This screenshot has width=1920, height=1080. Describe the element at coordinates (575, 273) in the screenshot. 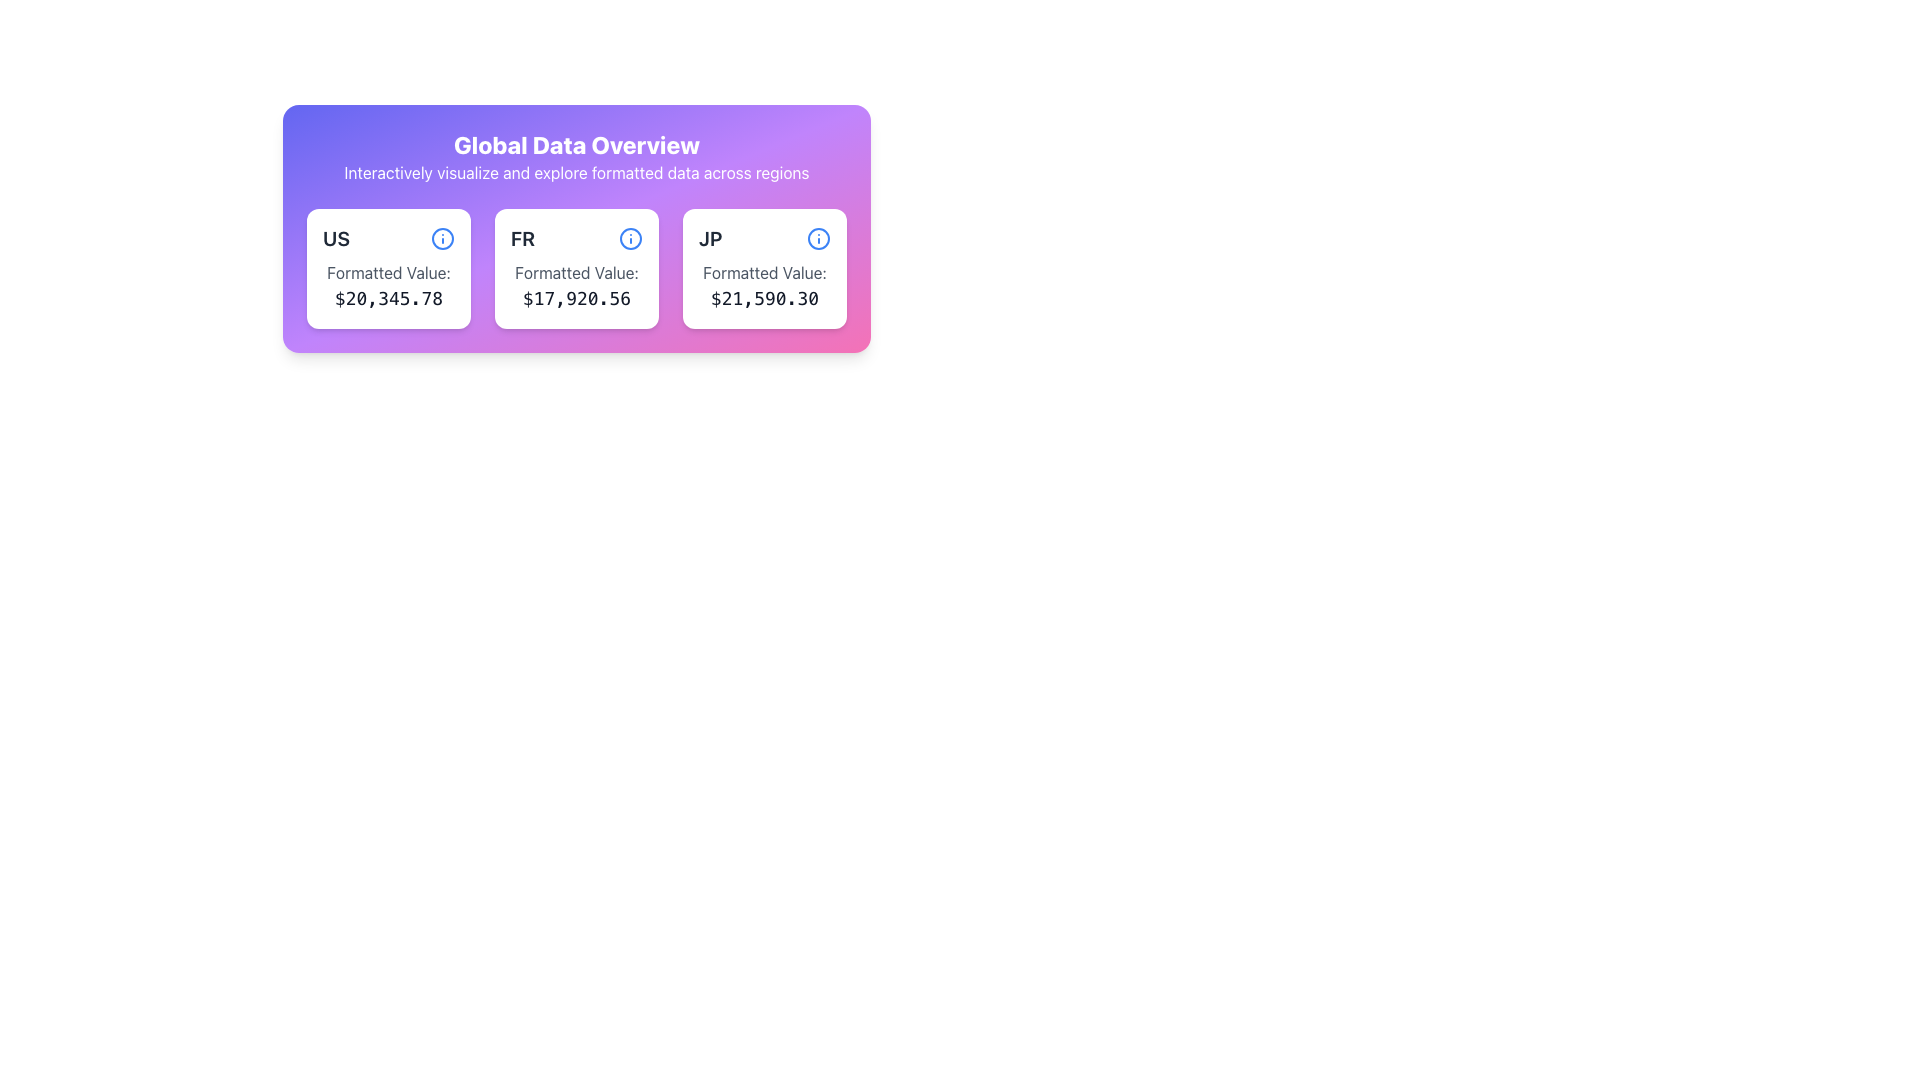

I see `the static text label displaying 'Formatted Value:' located in the middle panel identified by 'FR'` at that location.